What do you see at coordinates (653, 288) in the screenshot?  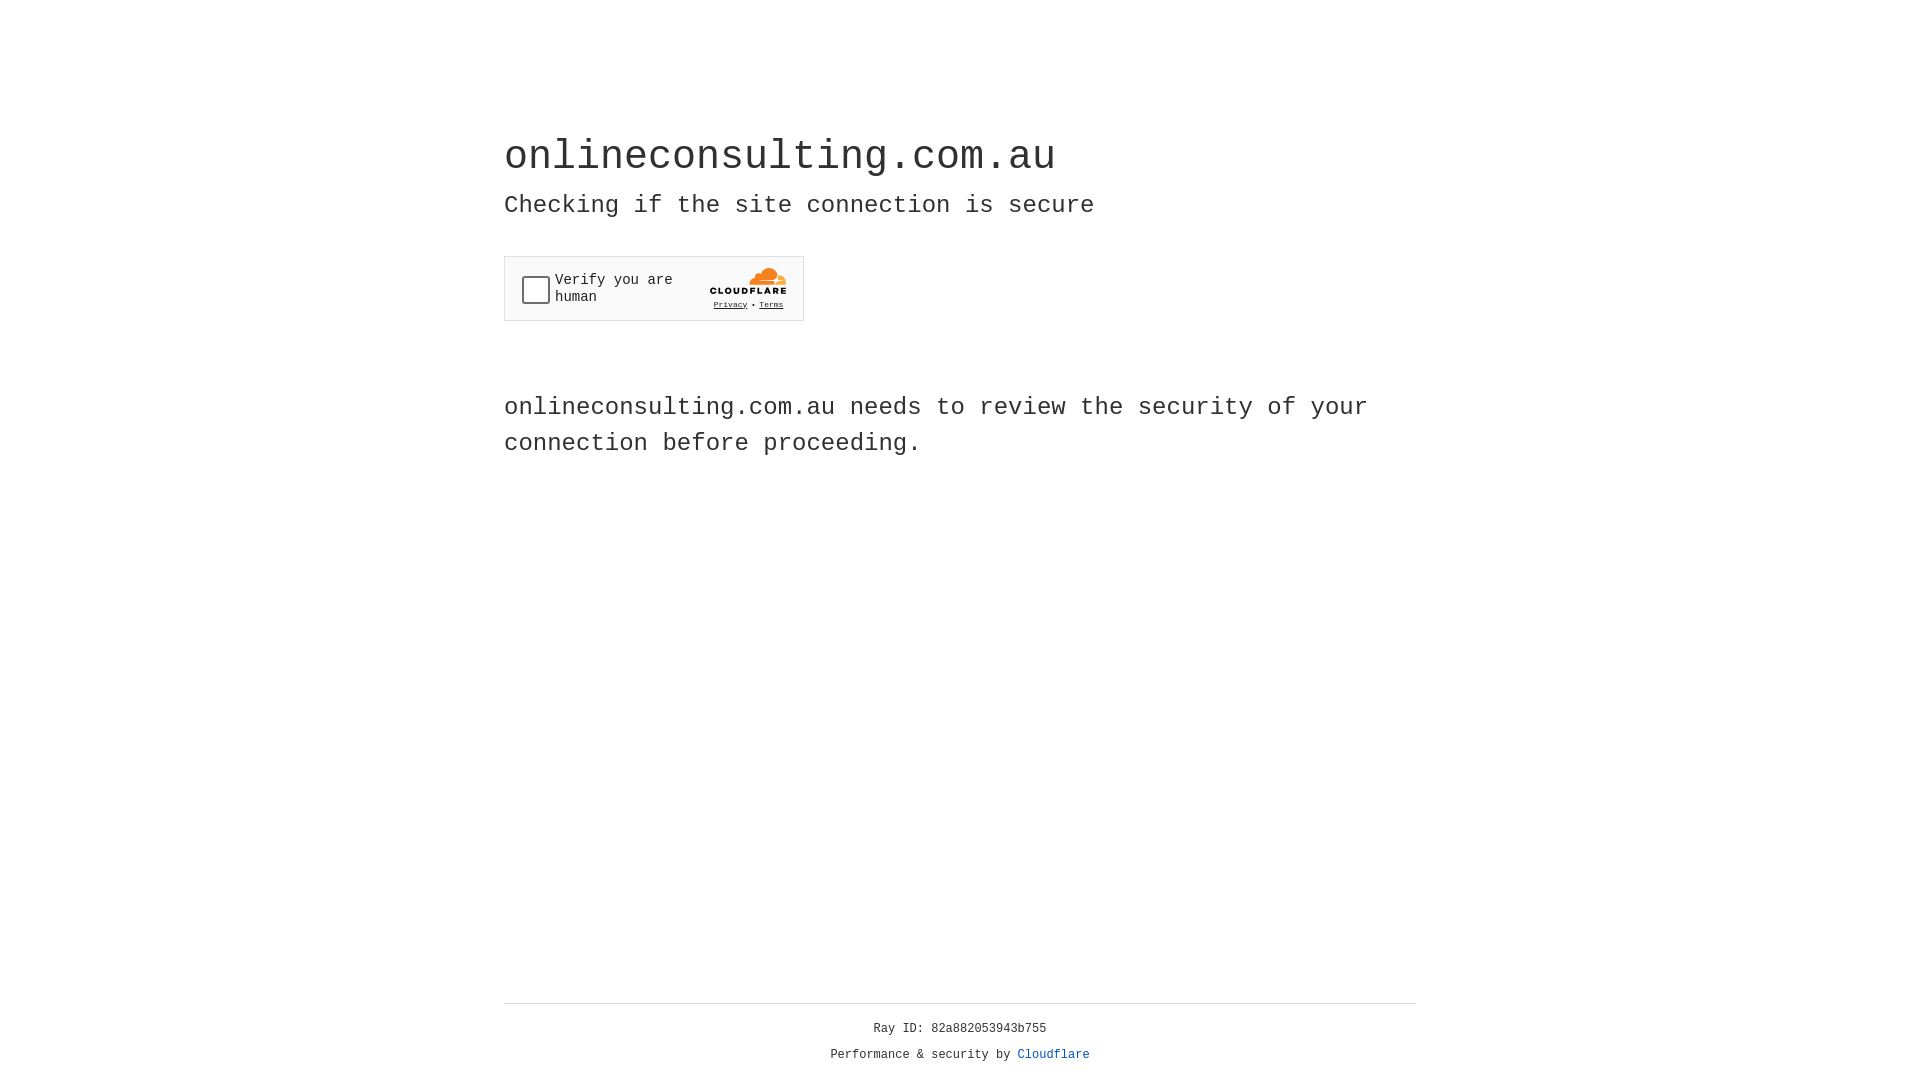 I see `'Widget containing a Cloudflare security challenge'` at bounding box center [653, 288].